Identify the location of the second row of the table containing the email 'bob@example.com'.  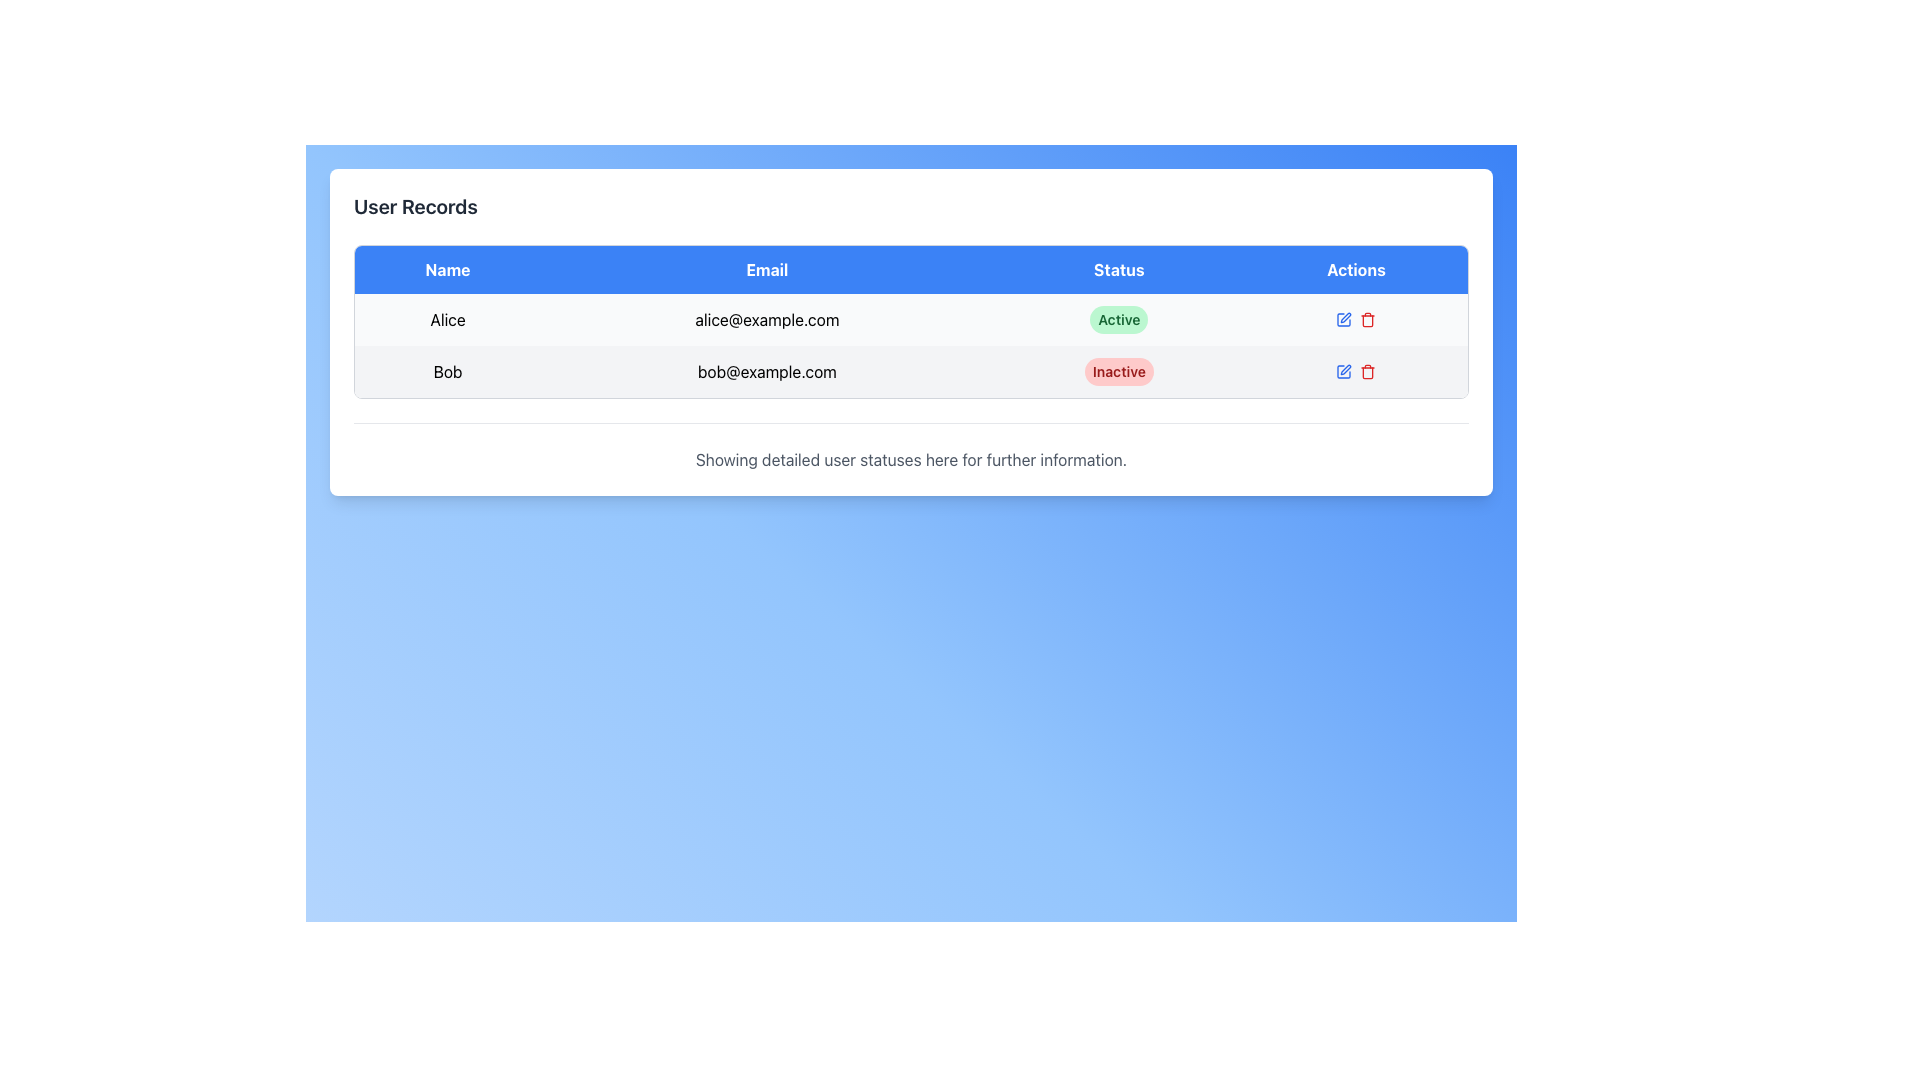
(910, 371).